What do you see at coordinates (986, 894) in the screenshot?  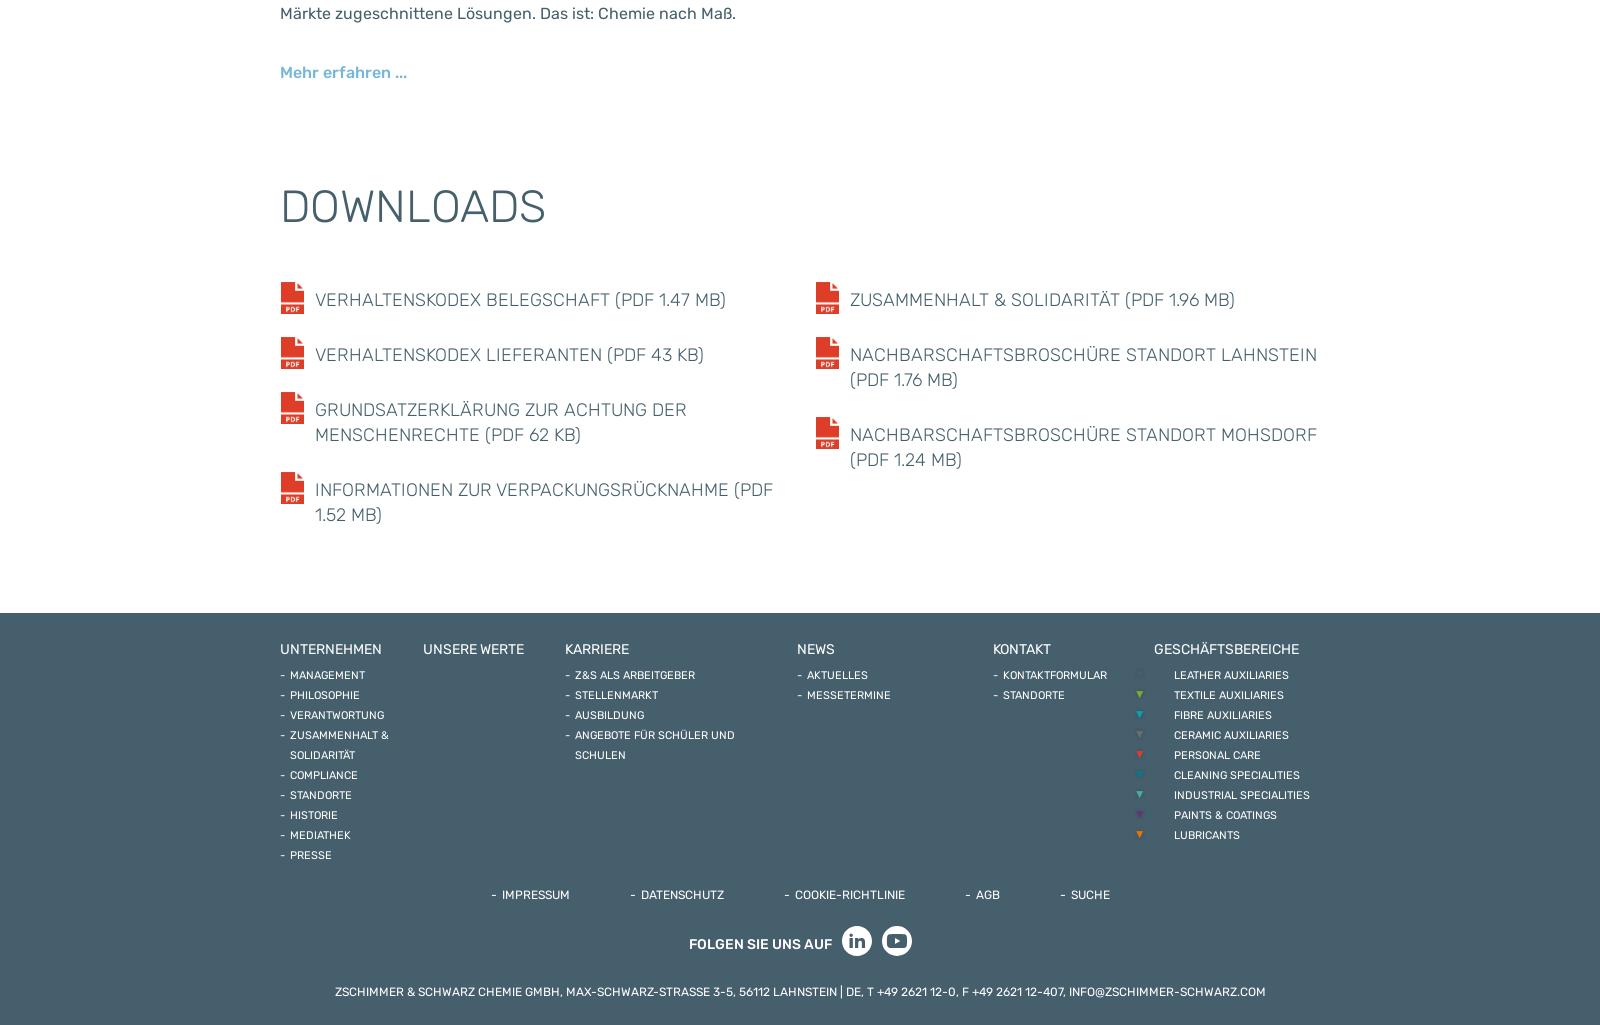 I see `'AGB'` at bounding box center [986, 894].